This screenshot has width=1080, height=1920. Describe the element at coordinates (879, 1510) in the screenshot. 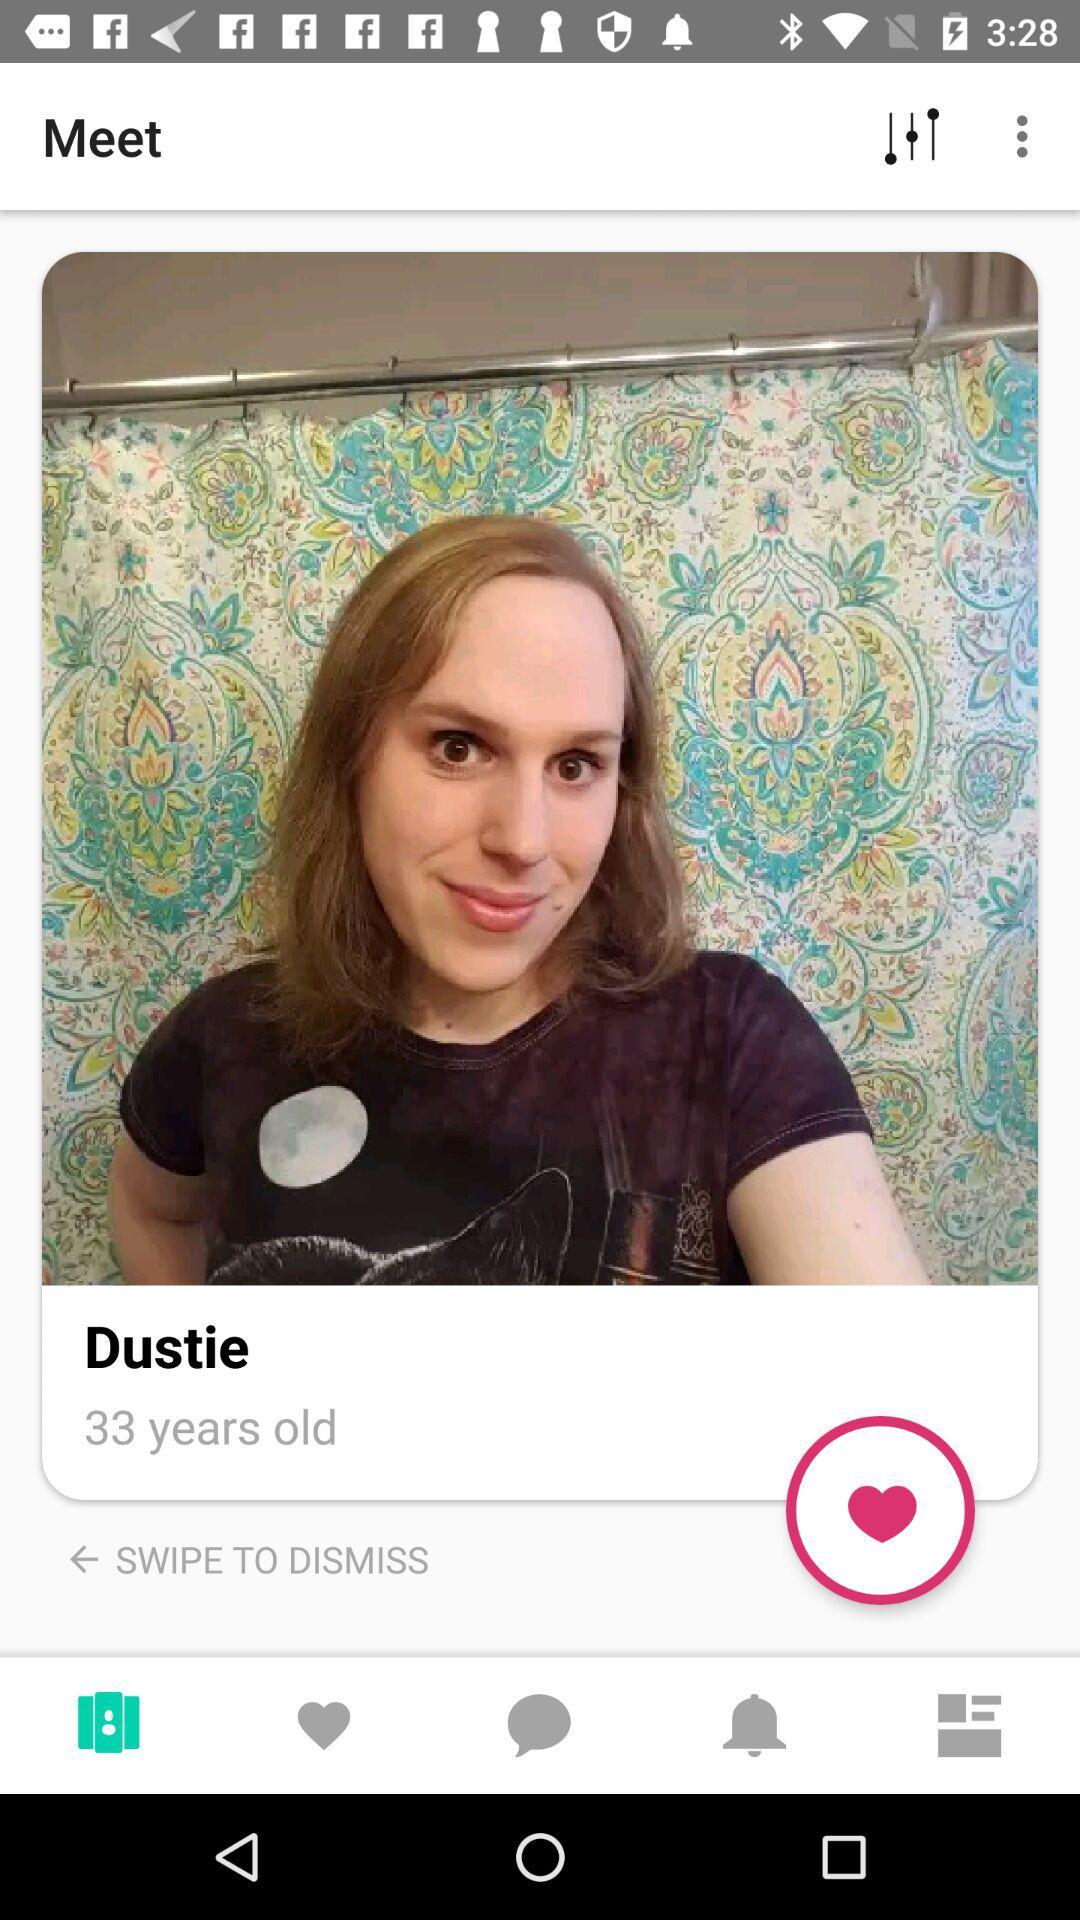

I see `like user` at that location.